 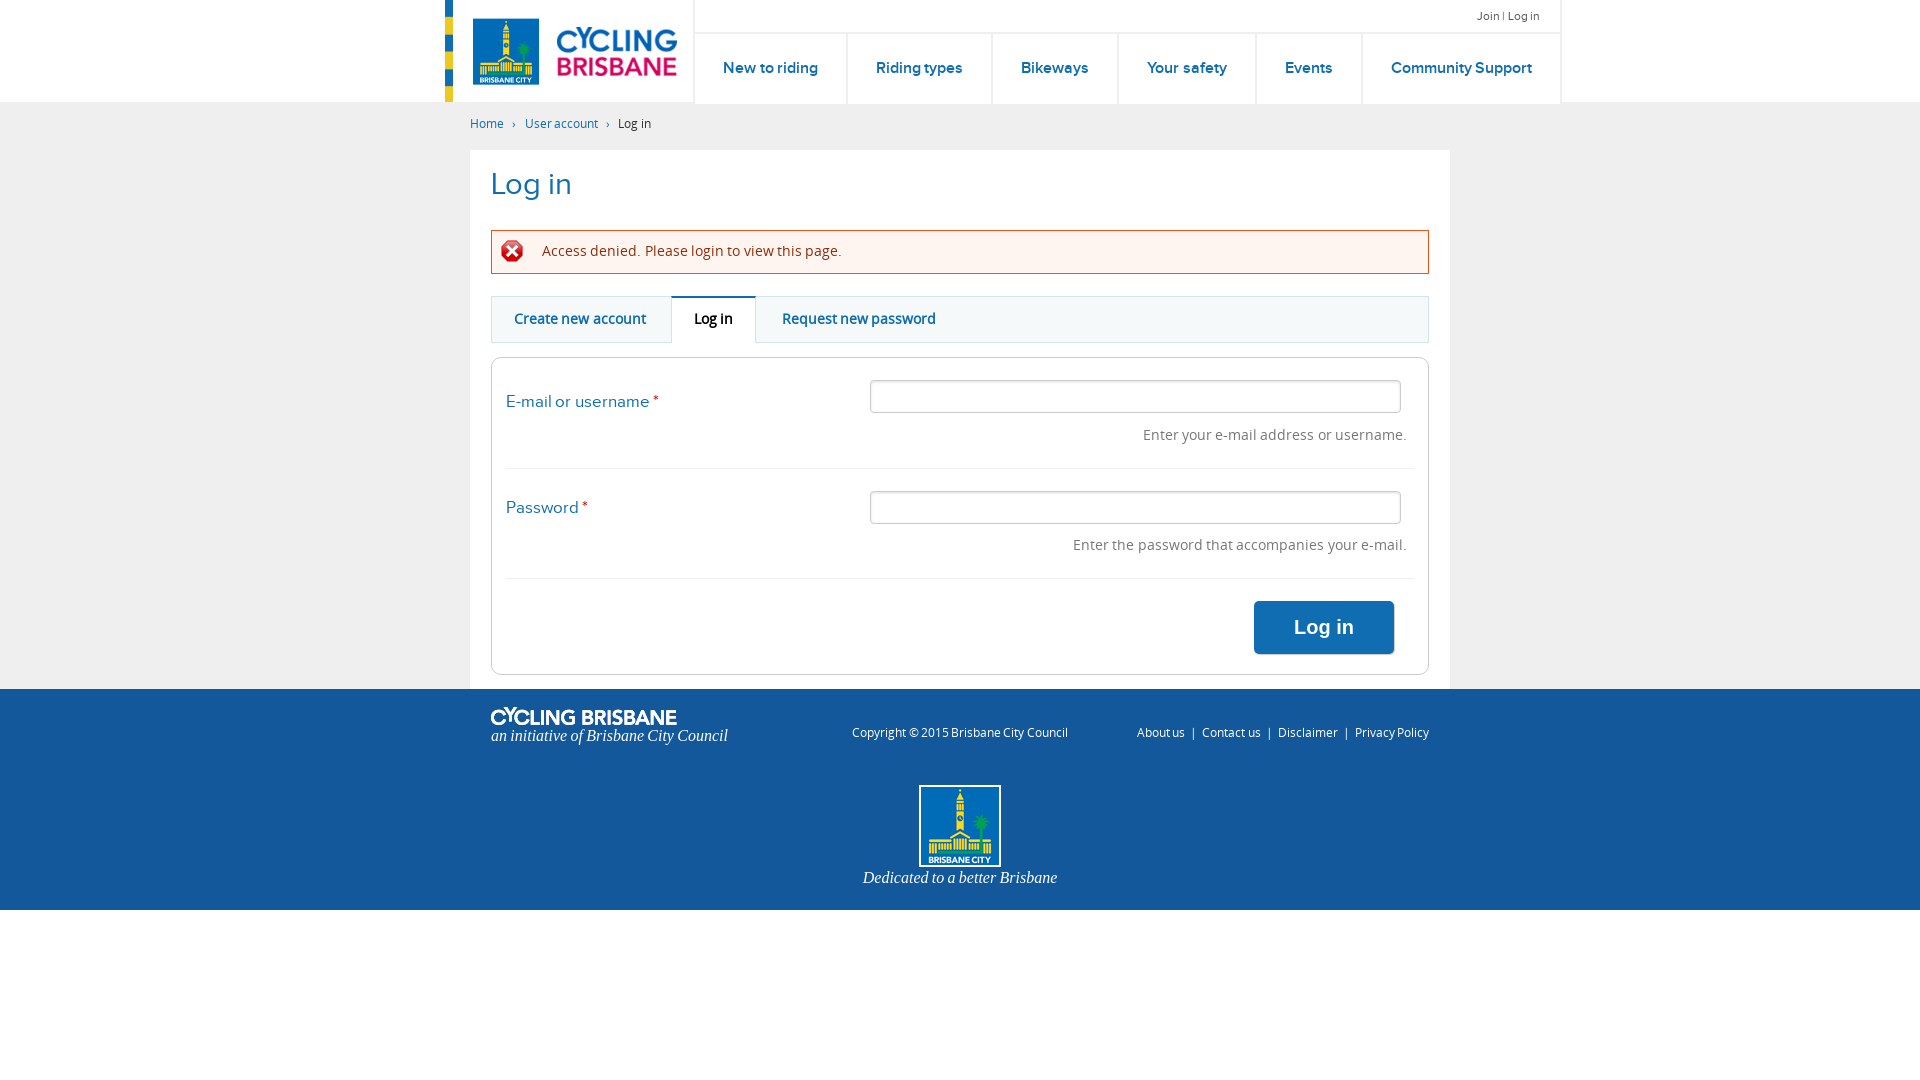 What do you see at coordinates (713, 318) in the screenshot?
I see `'Log in` at bounding box center [713, 318].